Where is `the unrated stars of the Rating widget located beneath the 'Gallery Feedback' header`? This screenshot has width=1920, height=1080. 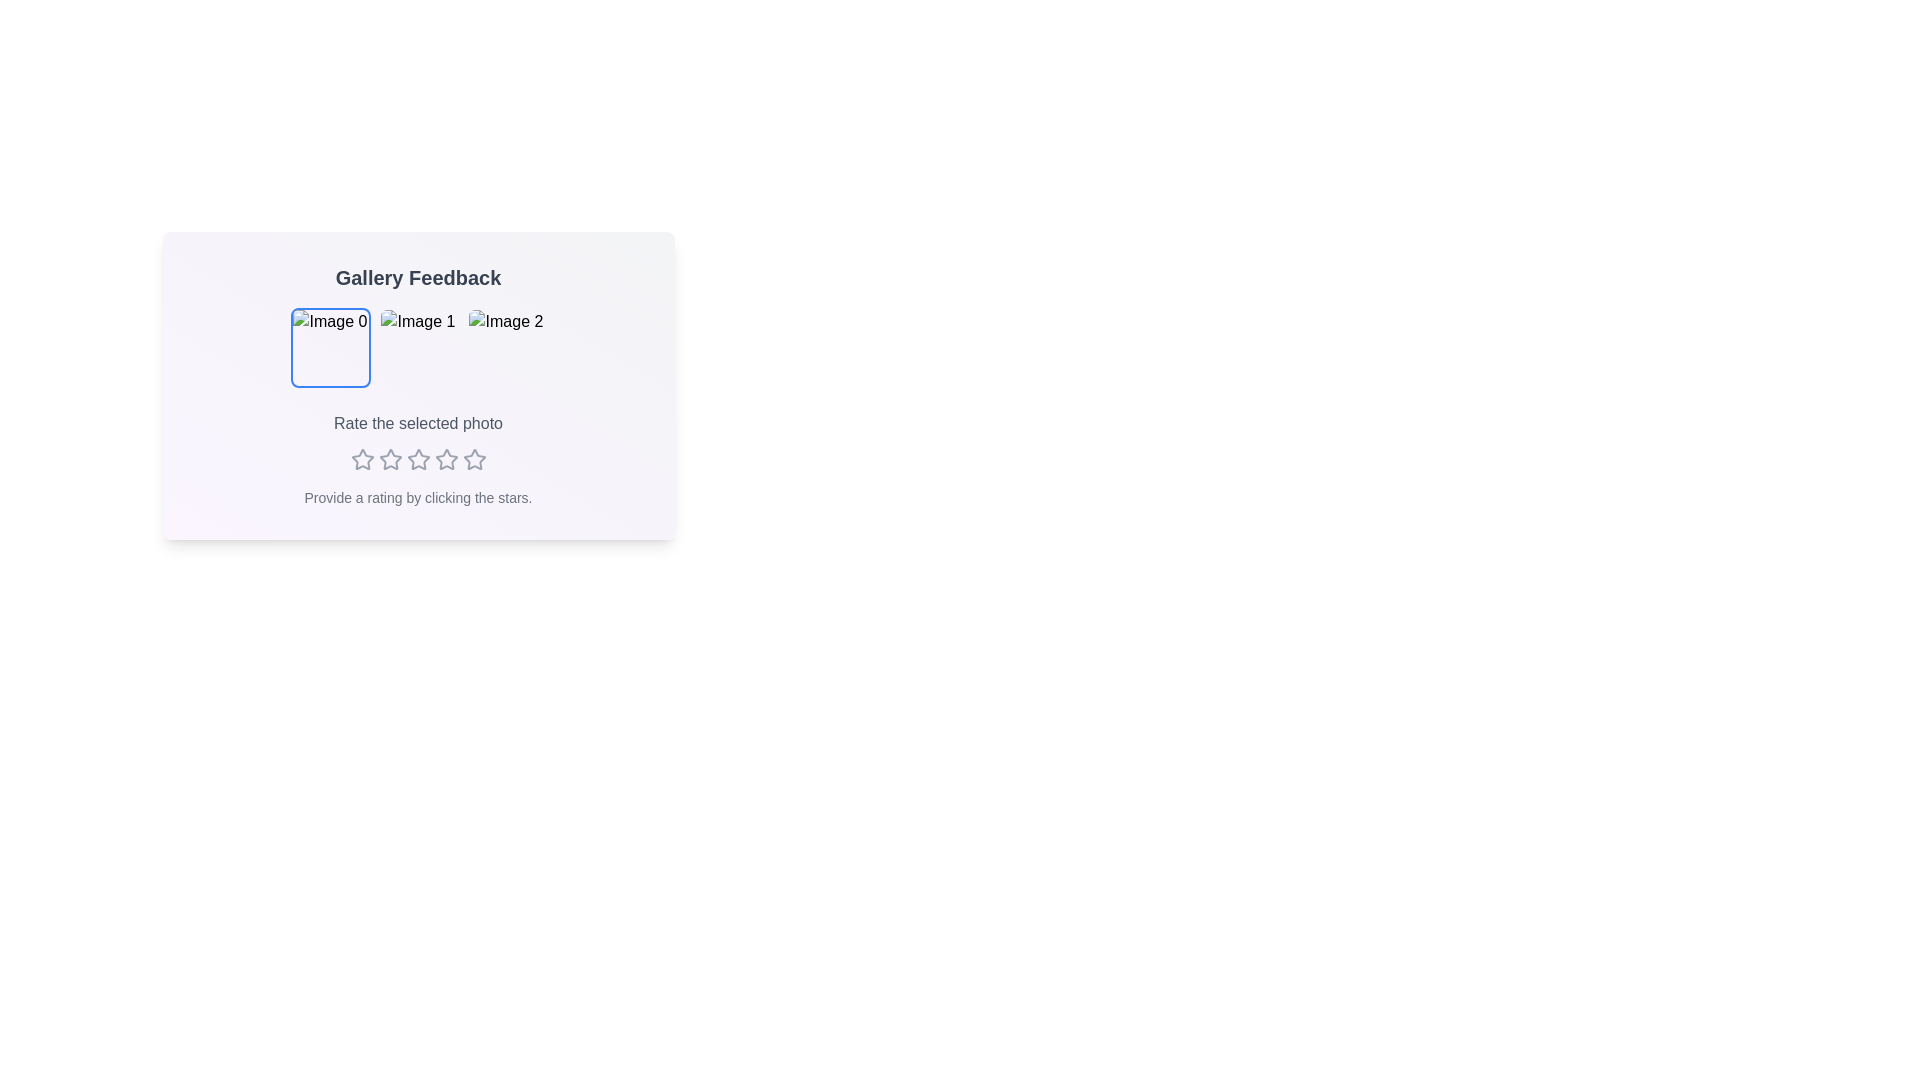
the unrated stars of the Rating widget located beneath the 'Gallery Feedback' header is located at coordinates (417, 459).